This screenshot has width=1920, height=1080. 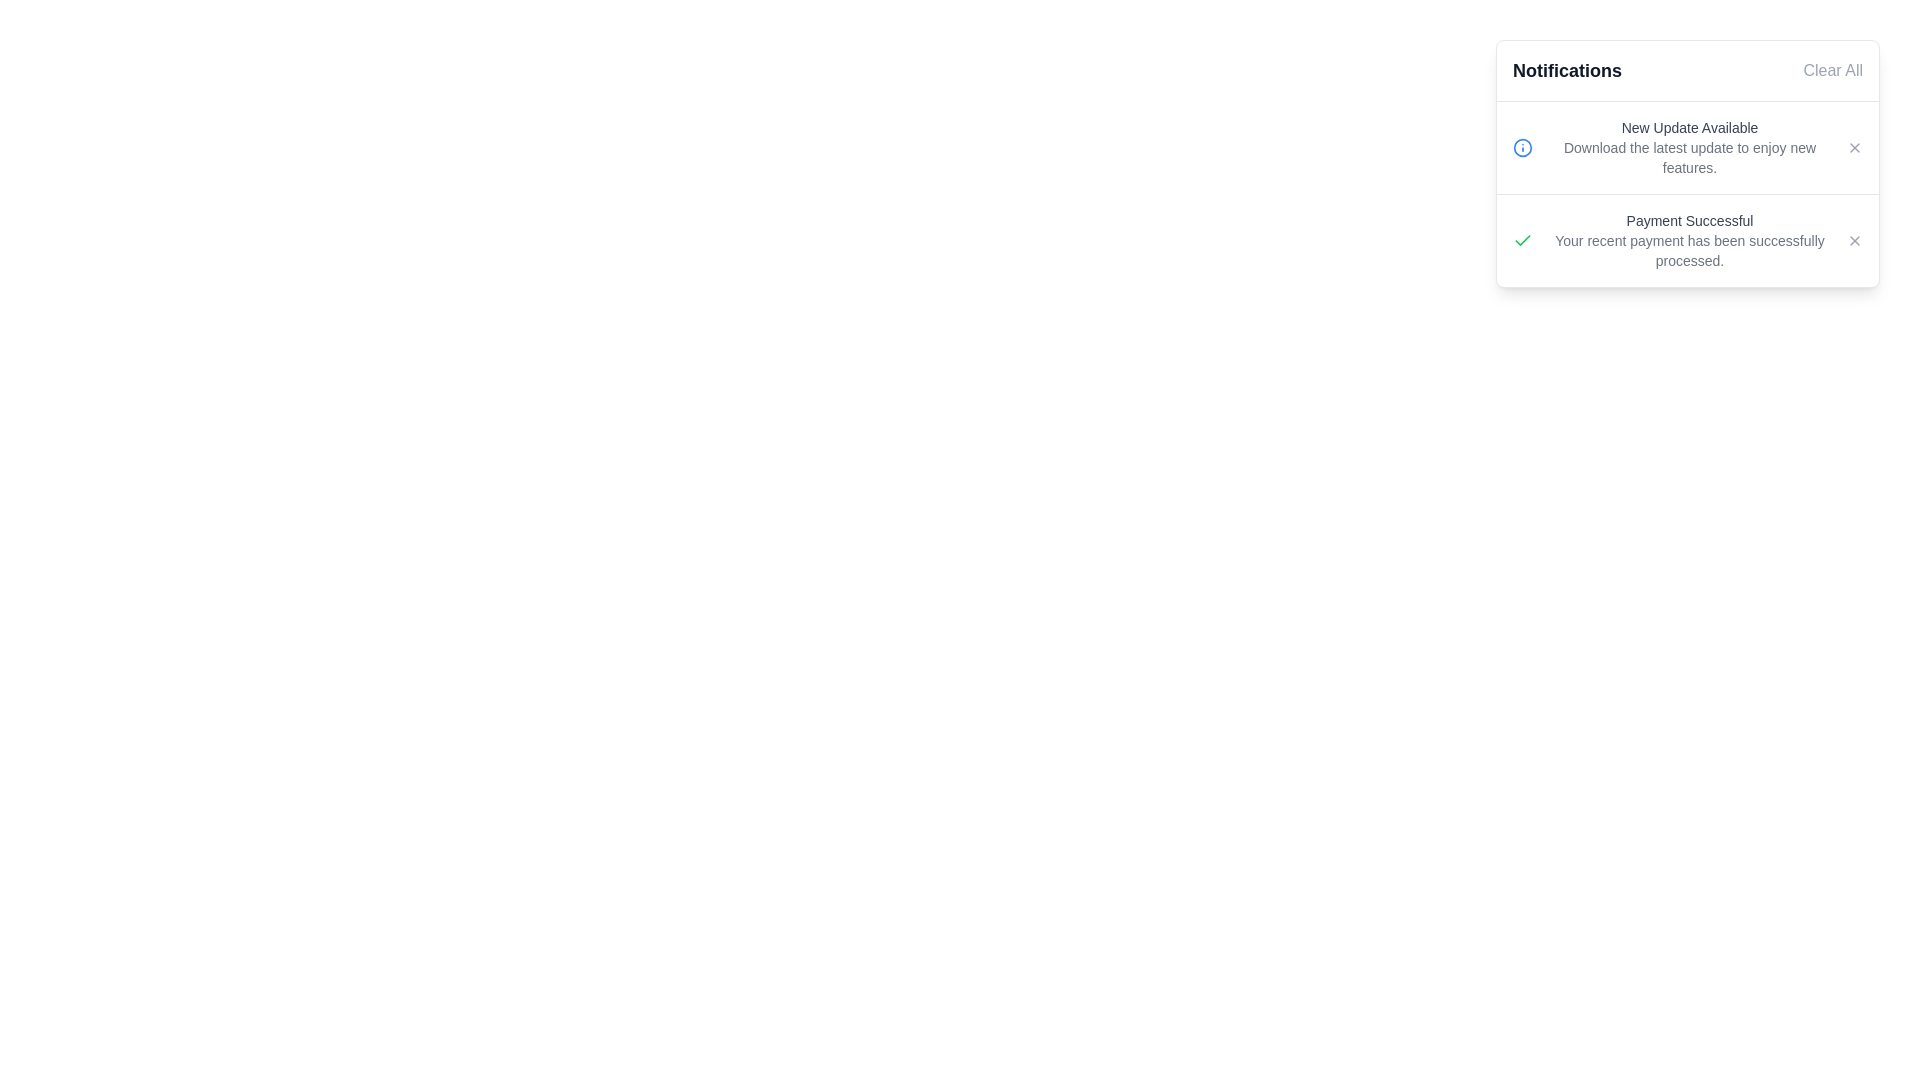 I want to click on the Notification card that displays a success message for the recent payment processed, located at the top-right corner of the interface, so click(x=1687, y=238).